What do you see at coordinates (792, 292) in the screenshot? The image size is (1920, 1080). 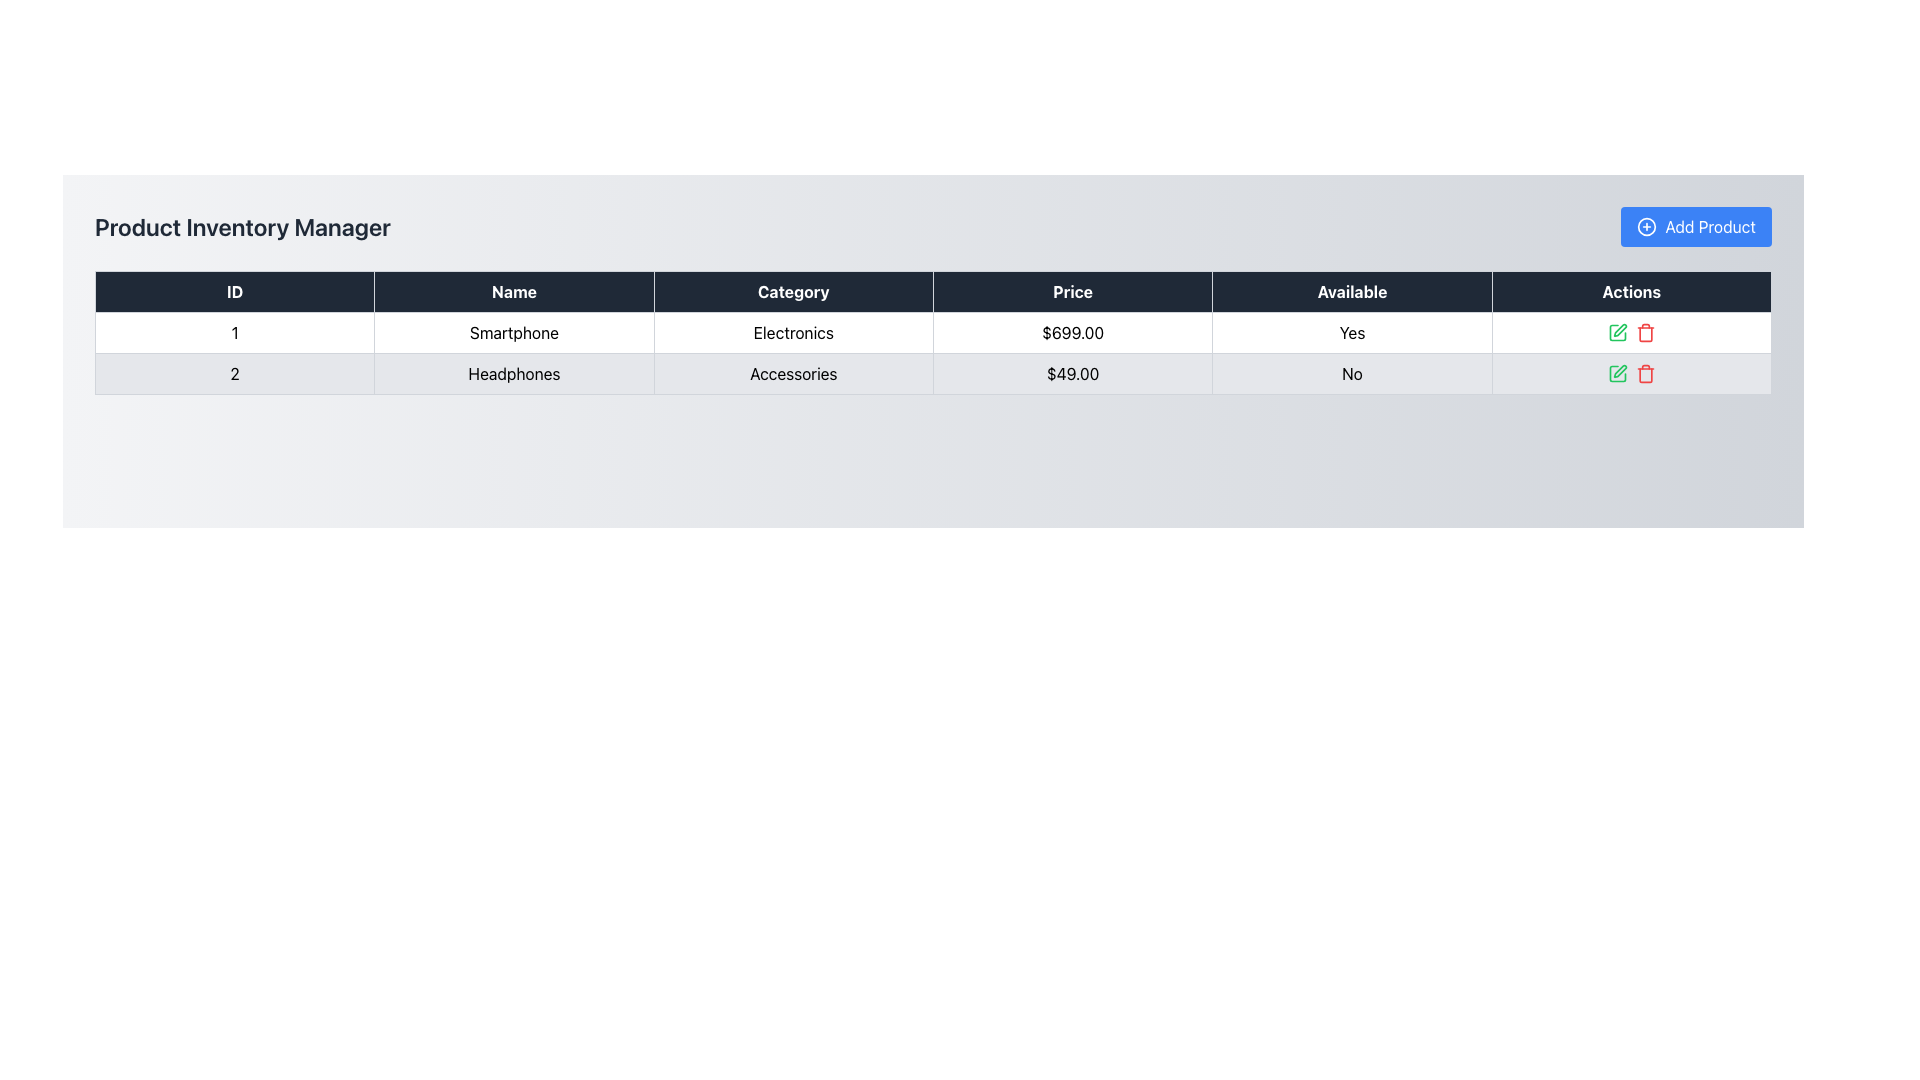 I see `the 'Category' table header element` at bounding box center [792, 292].